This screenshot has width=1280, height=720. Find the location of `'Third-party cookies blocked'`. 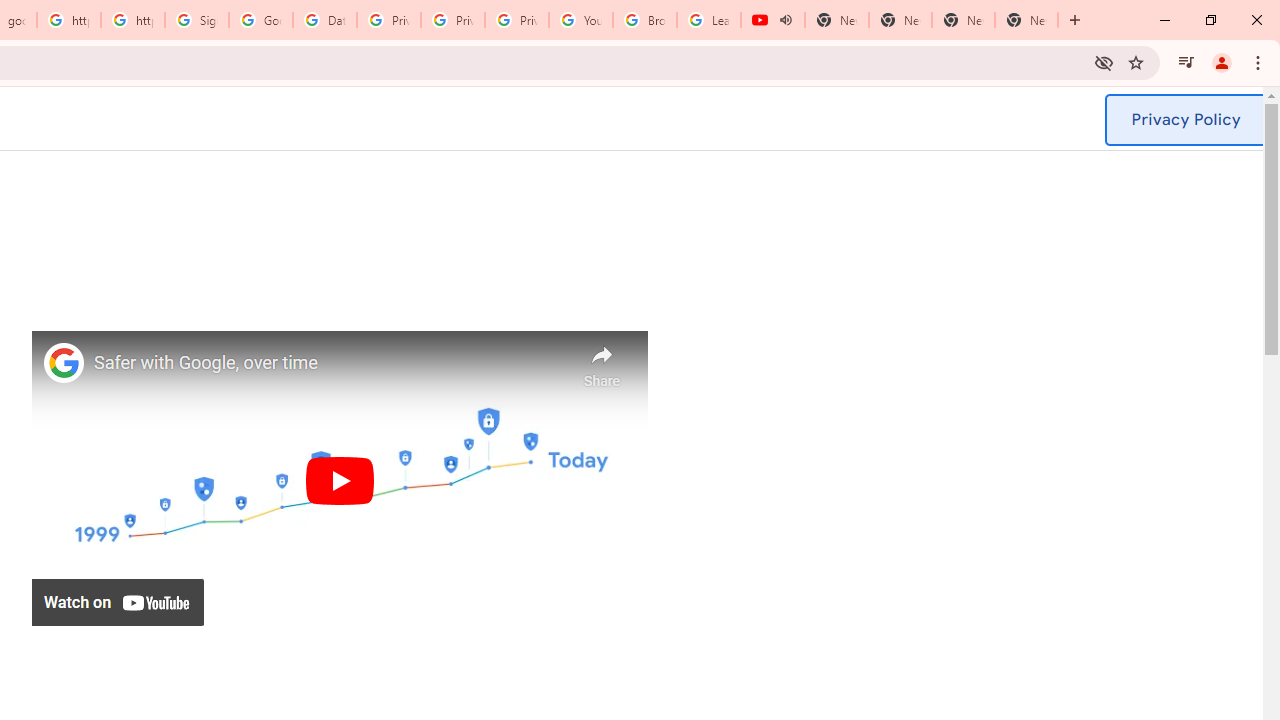

'Third-party cookies blocked' is located at coordinates (1103, 61).